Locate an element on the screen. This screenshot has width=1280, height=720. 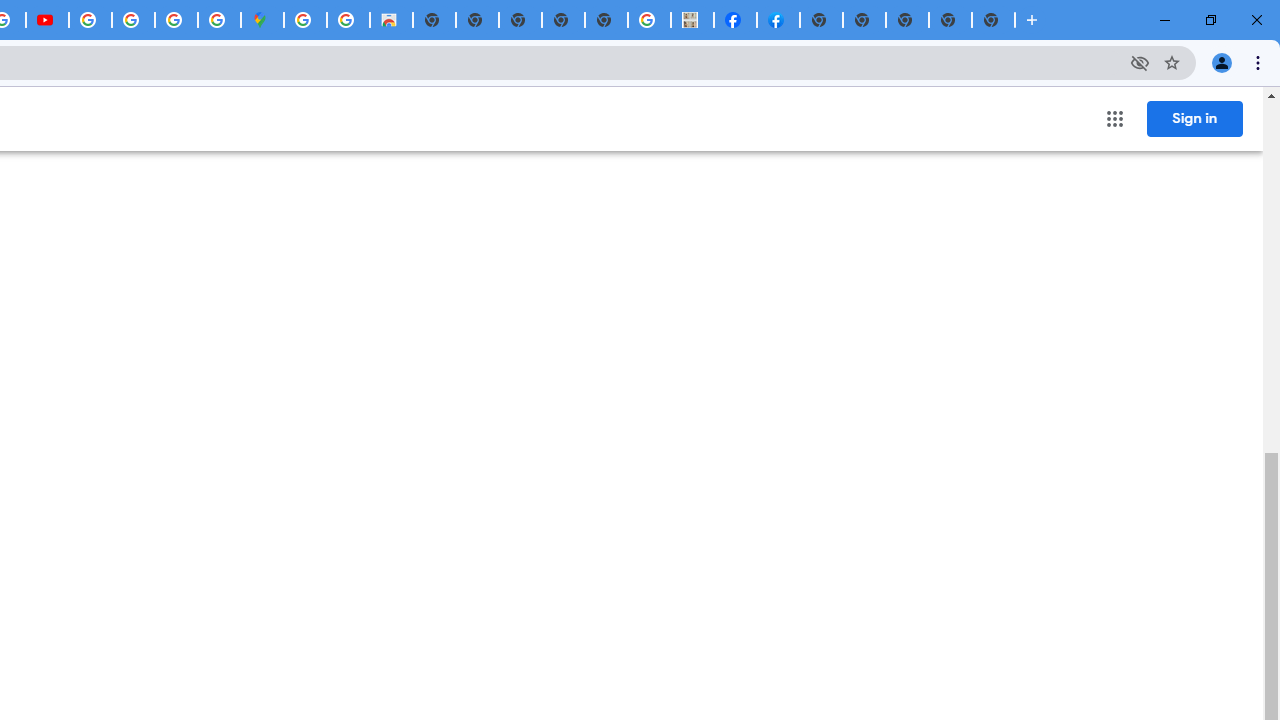
'Sign Up for Facebook' is located at coordinates (777, 20).